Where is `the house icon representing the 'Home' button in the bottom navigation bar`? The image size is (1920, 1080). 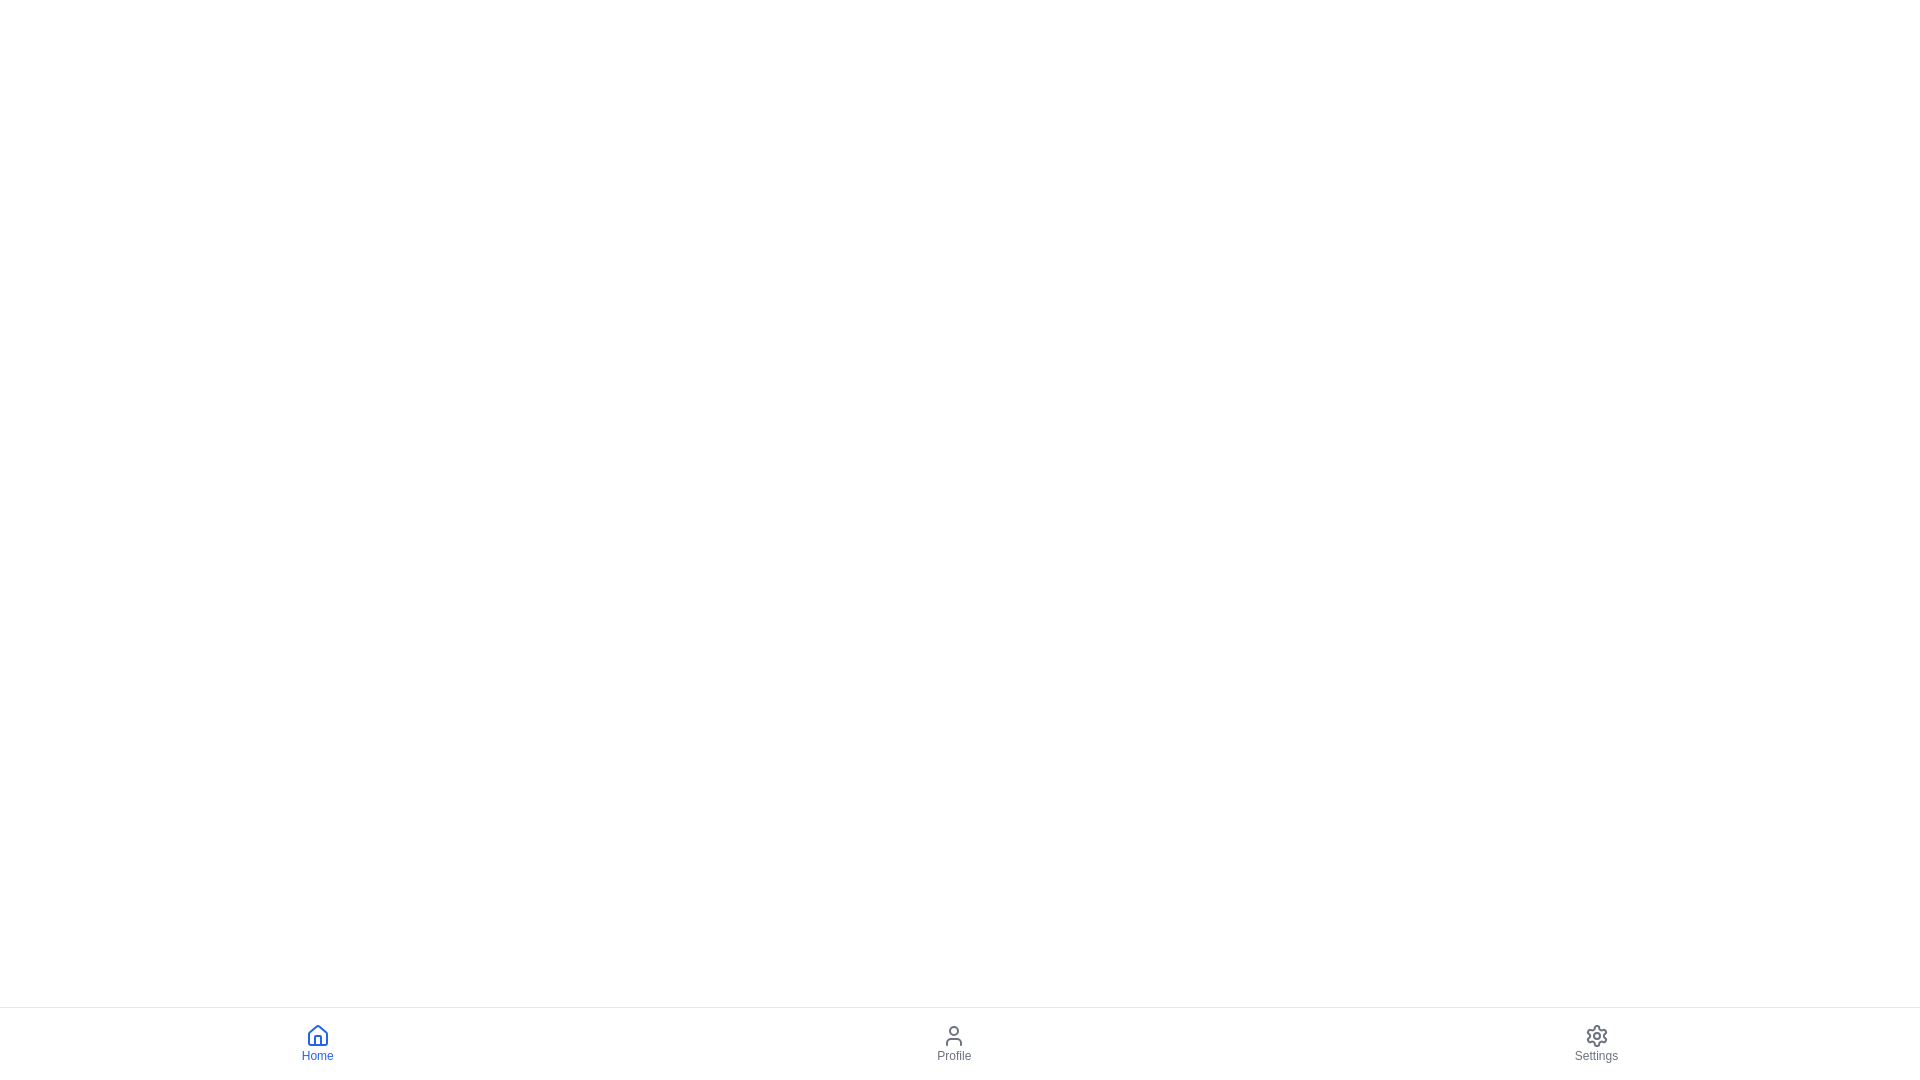
the house icon representing the 'Home' button in the bottom navigation bar is located at coordinates (316, 1035).